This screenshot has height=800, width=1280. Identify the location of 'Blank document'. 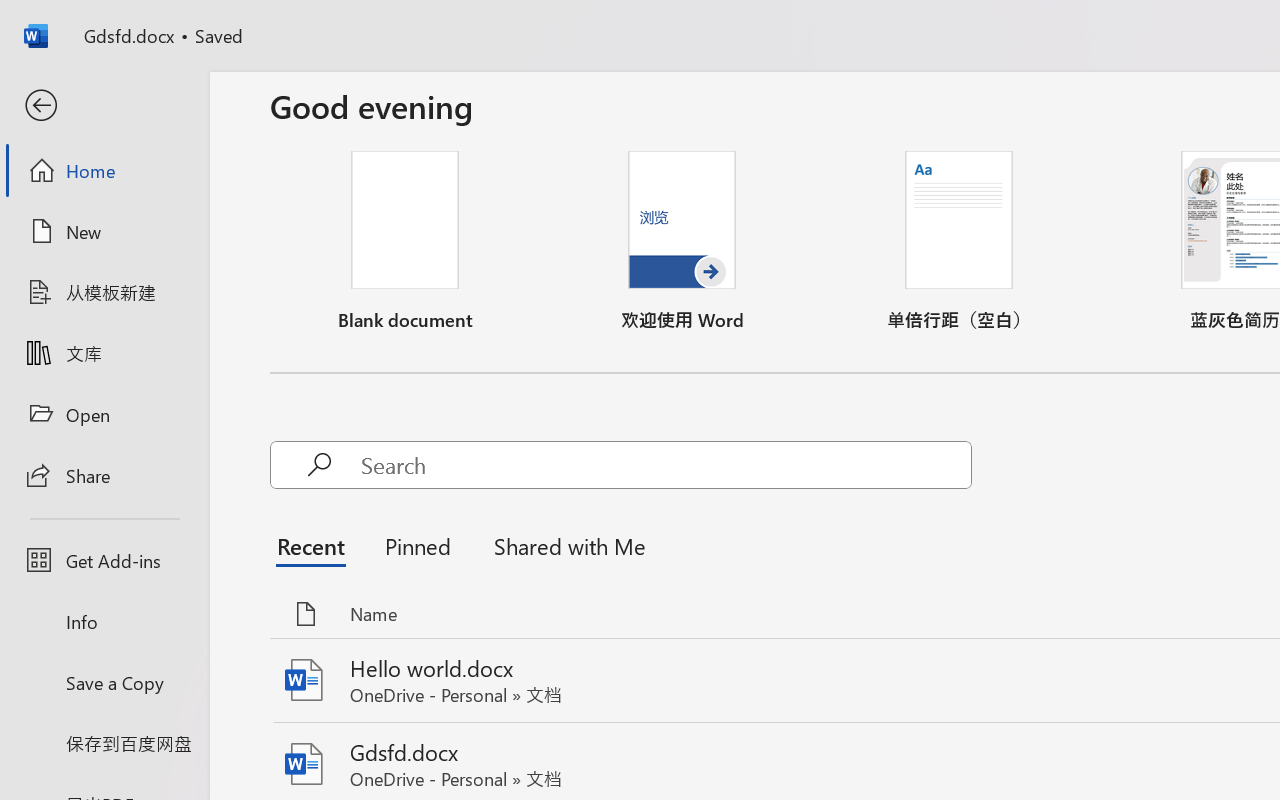
(404, 240).